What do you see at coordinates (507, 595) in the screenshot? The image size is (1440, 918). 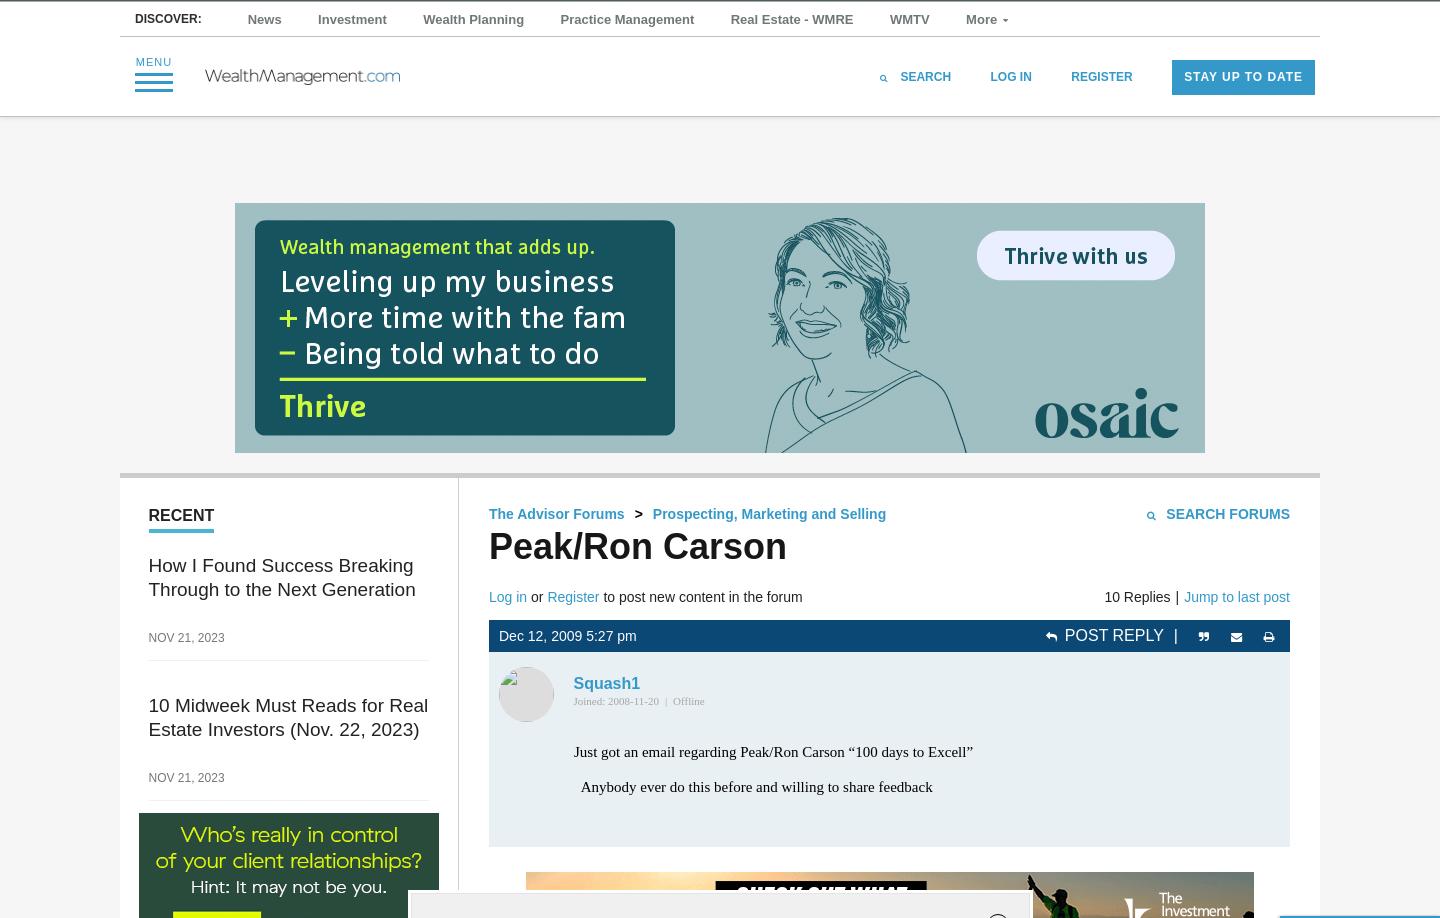 I see `'Log in'` at bounding box center [507, 595].